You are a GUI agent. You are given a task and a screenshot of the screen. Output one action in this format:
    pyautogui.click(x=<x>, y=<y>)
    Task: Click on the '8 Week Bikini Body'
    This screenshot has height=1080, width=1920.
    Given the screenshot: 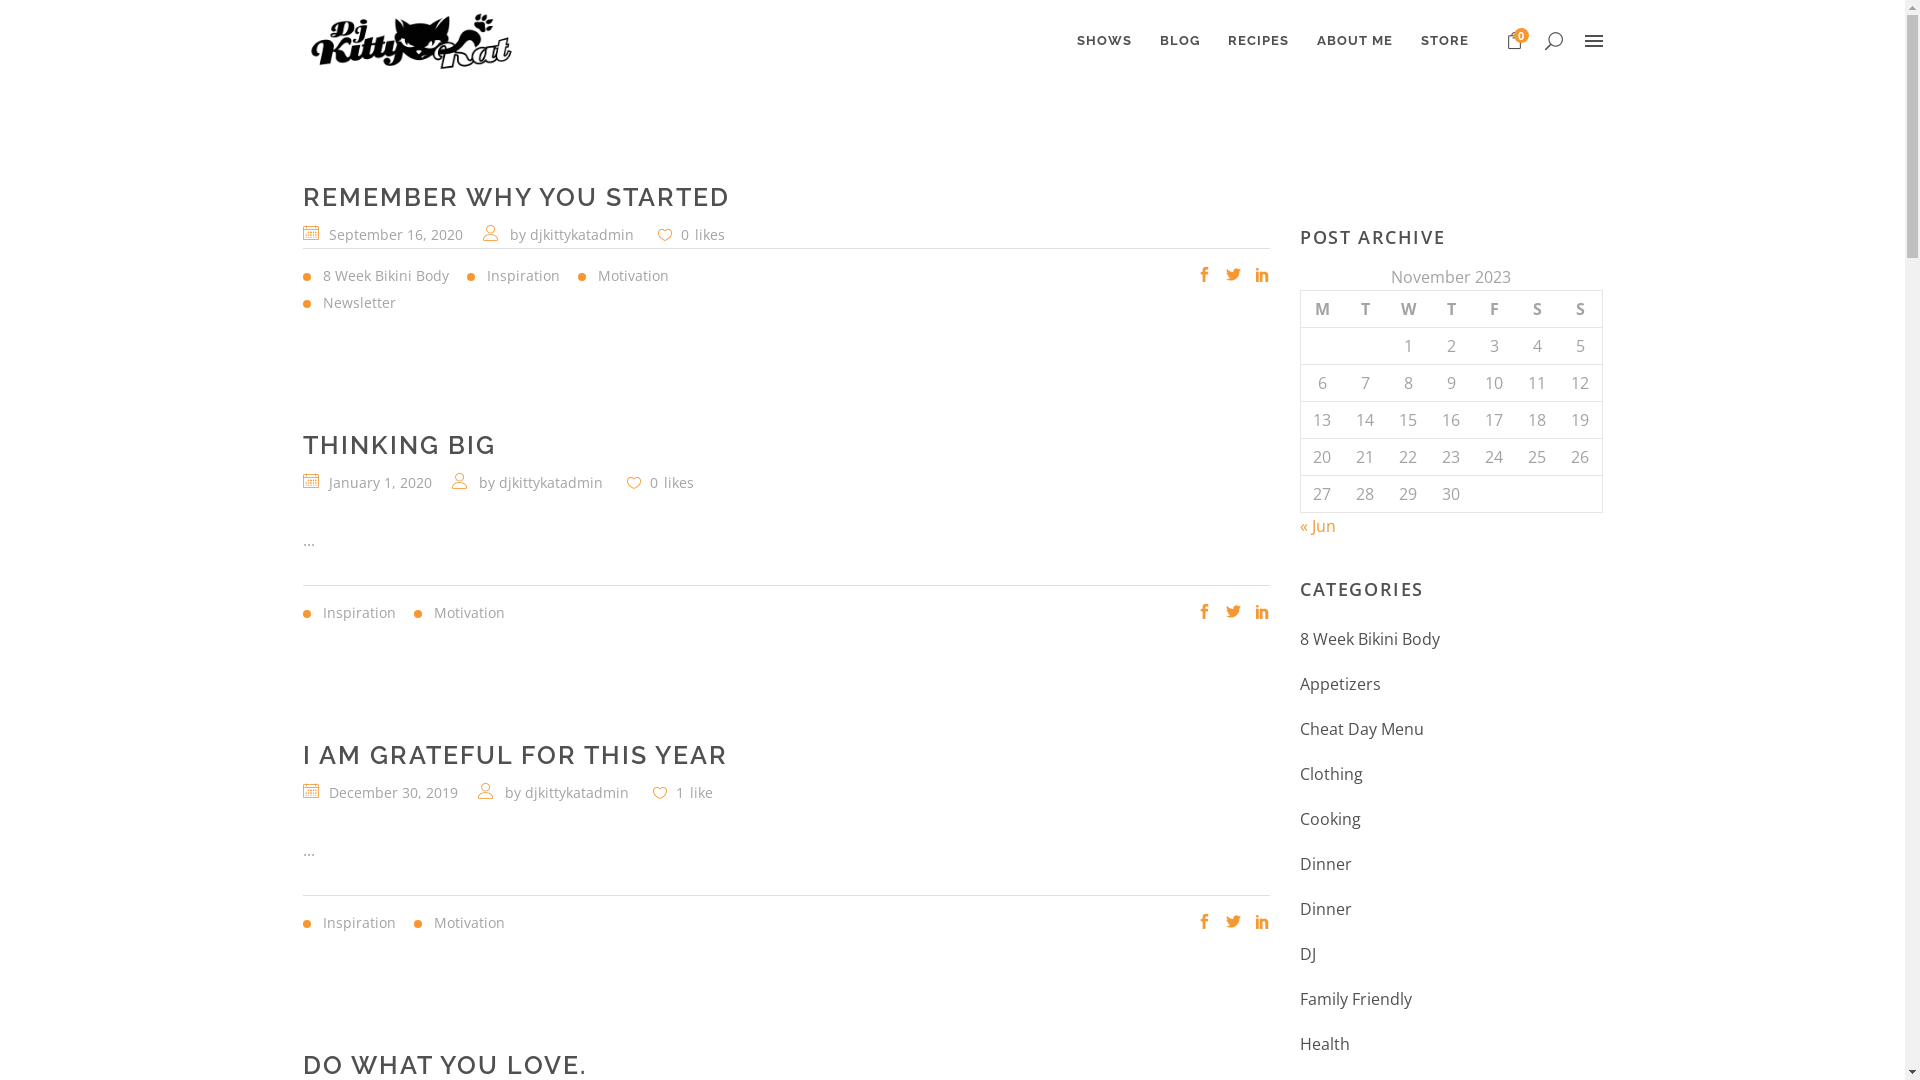 What is the action you would take?
    pyautogui.click(x=1368, y=639)
    